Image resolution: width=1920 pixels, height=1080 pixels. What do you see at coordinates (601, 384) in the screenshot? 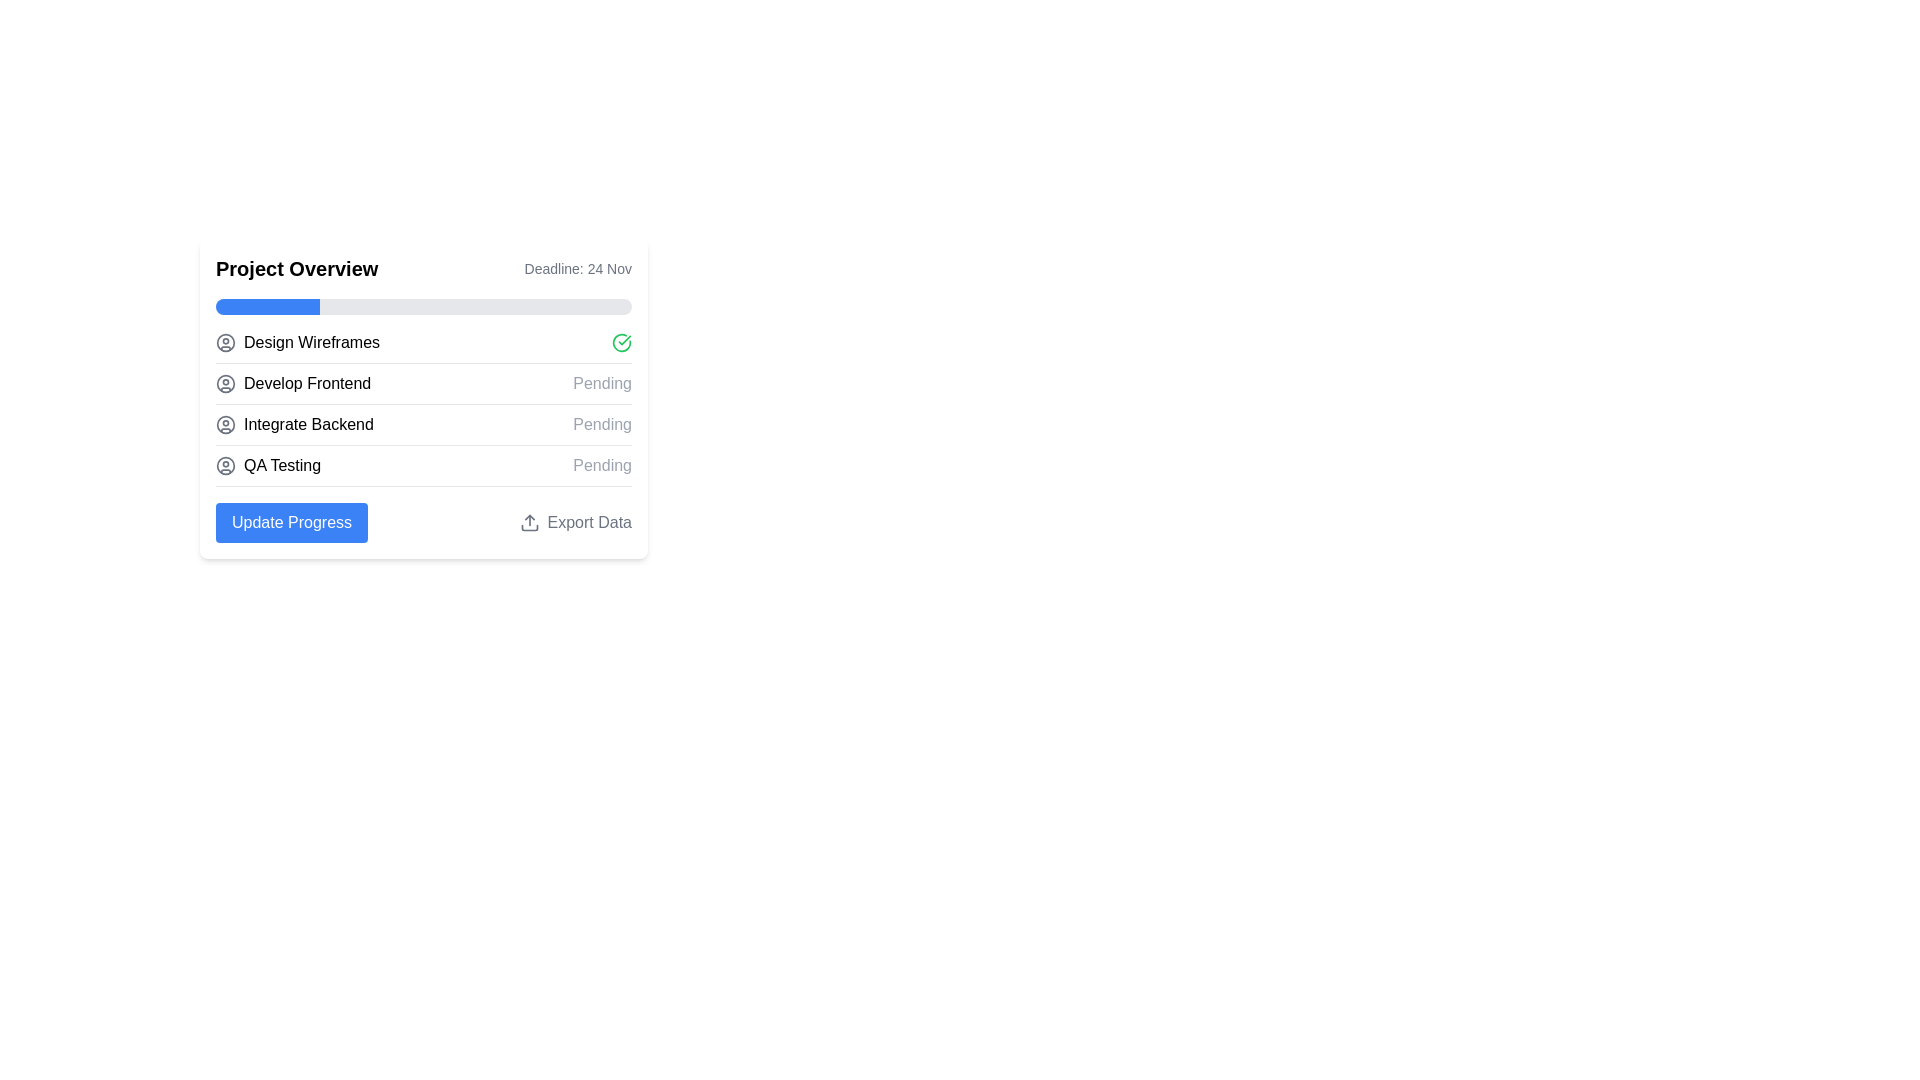
I see `the status indicator text label that marks the task 'Develop Frontend' as 'Pending', located in the project overview section` at bounding box center [601, 384].